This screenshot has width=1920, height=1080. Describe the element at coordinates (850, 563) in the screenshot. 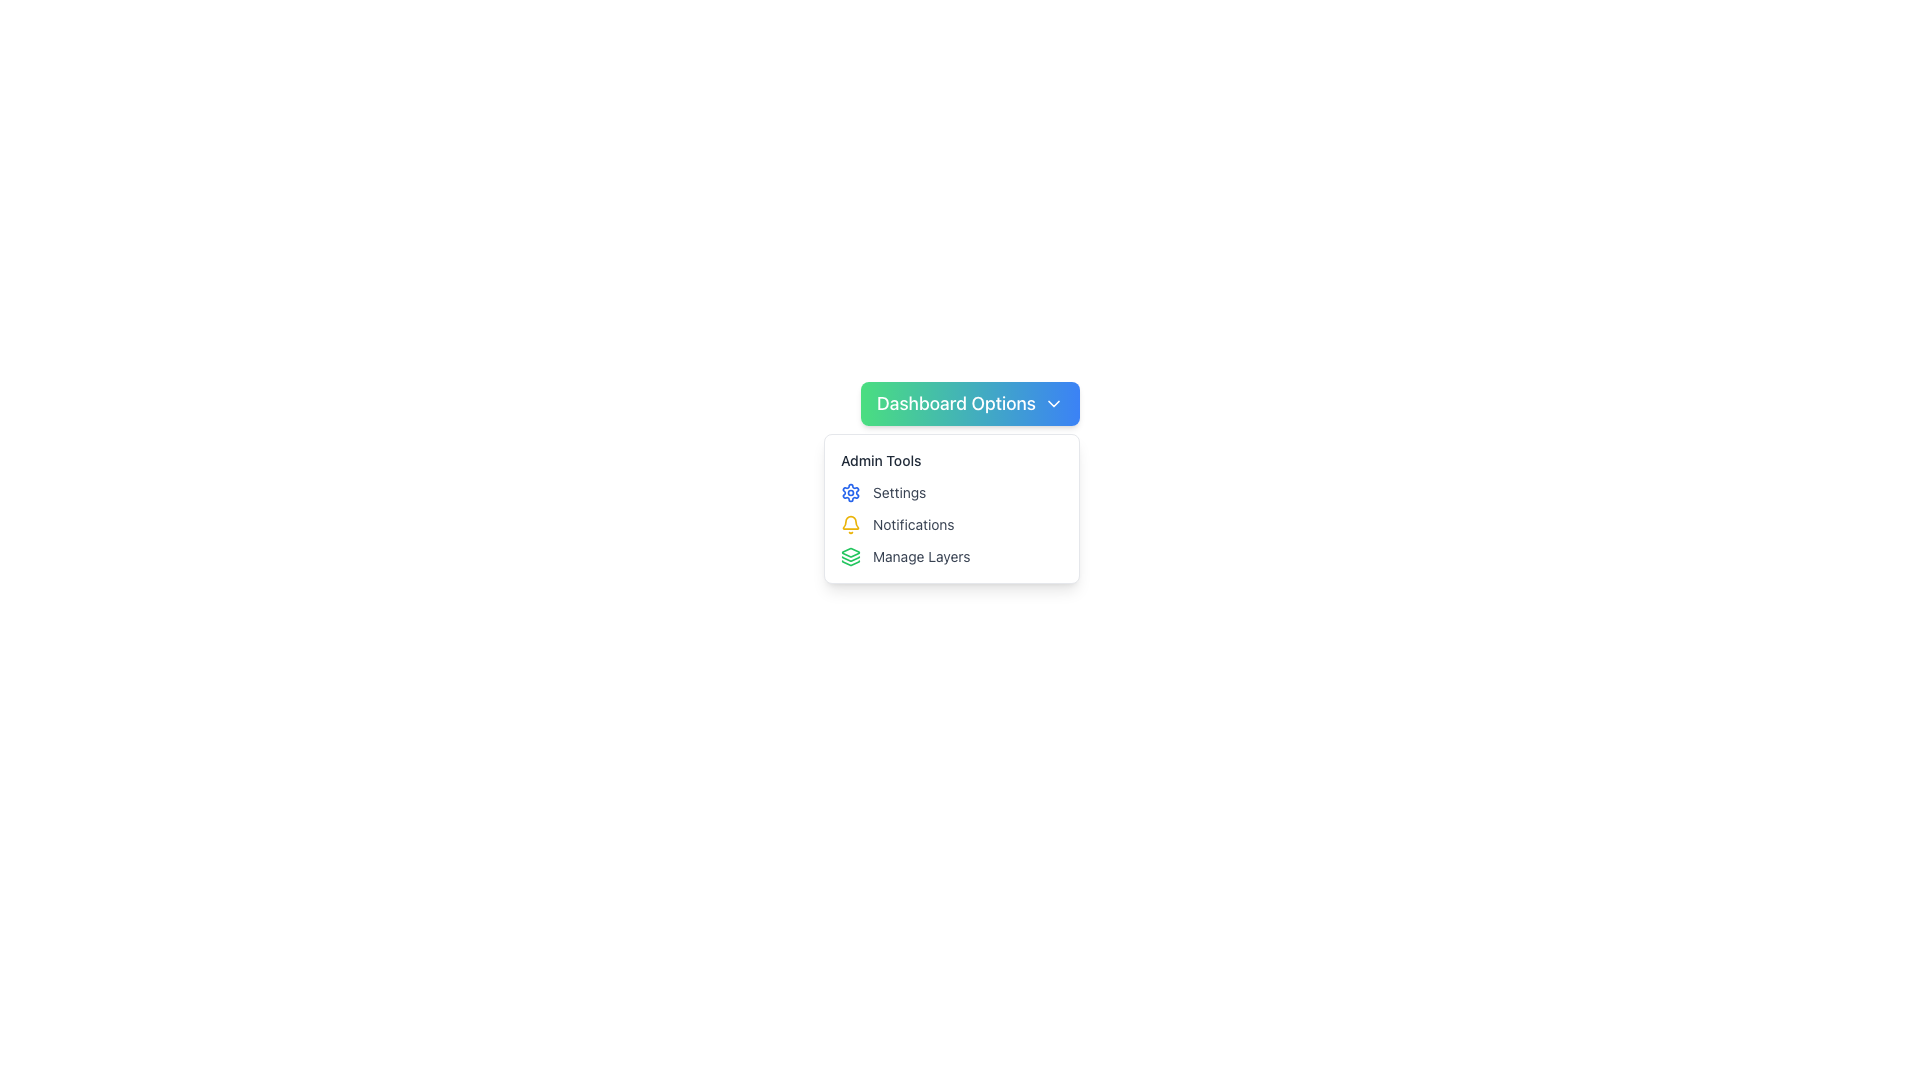

I see `the bottom-most part of the green-themed icon segment that forms a stack-like shape, located to the left of the 'Manage Layers' label in the dropdown menu` at that location.